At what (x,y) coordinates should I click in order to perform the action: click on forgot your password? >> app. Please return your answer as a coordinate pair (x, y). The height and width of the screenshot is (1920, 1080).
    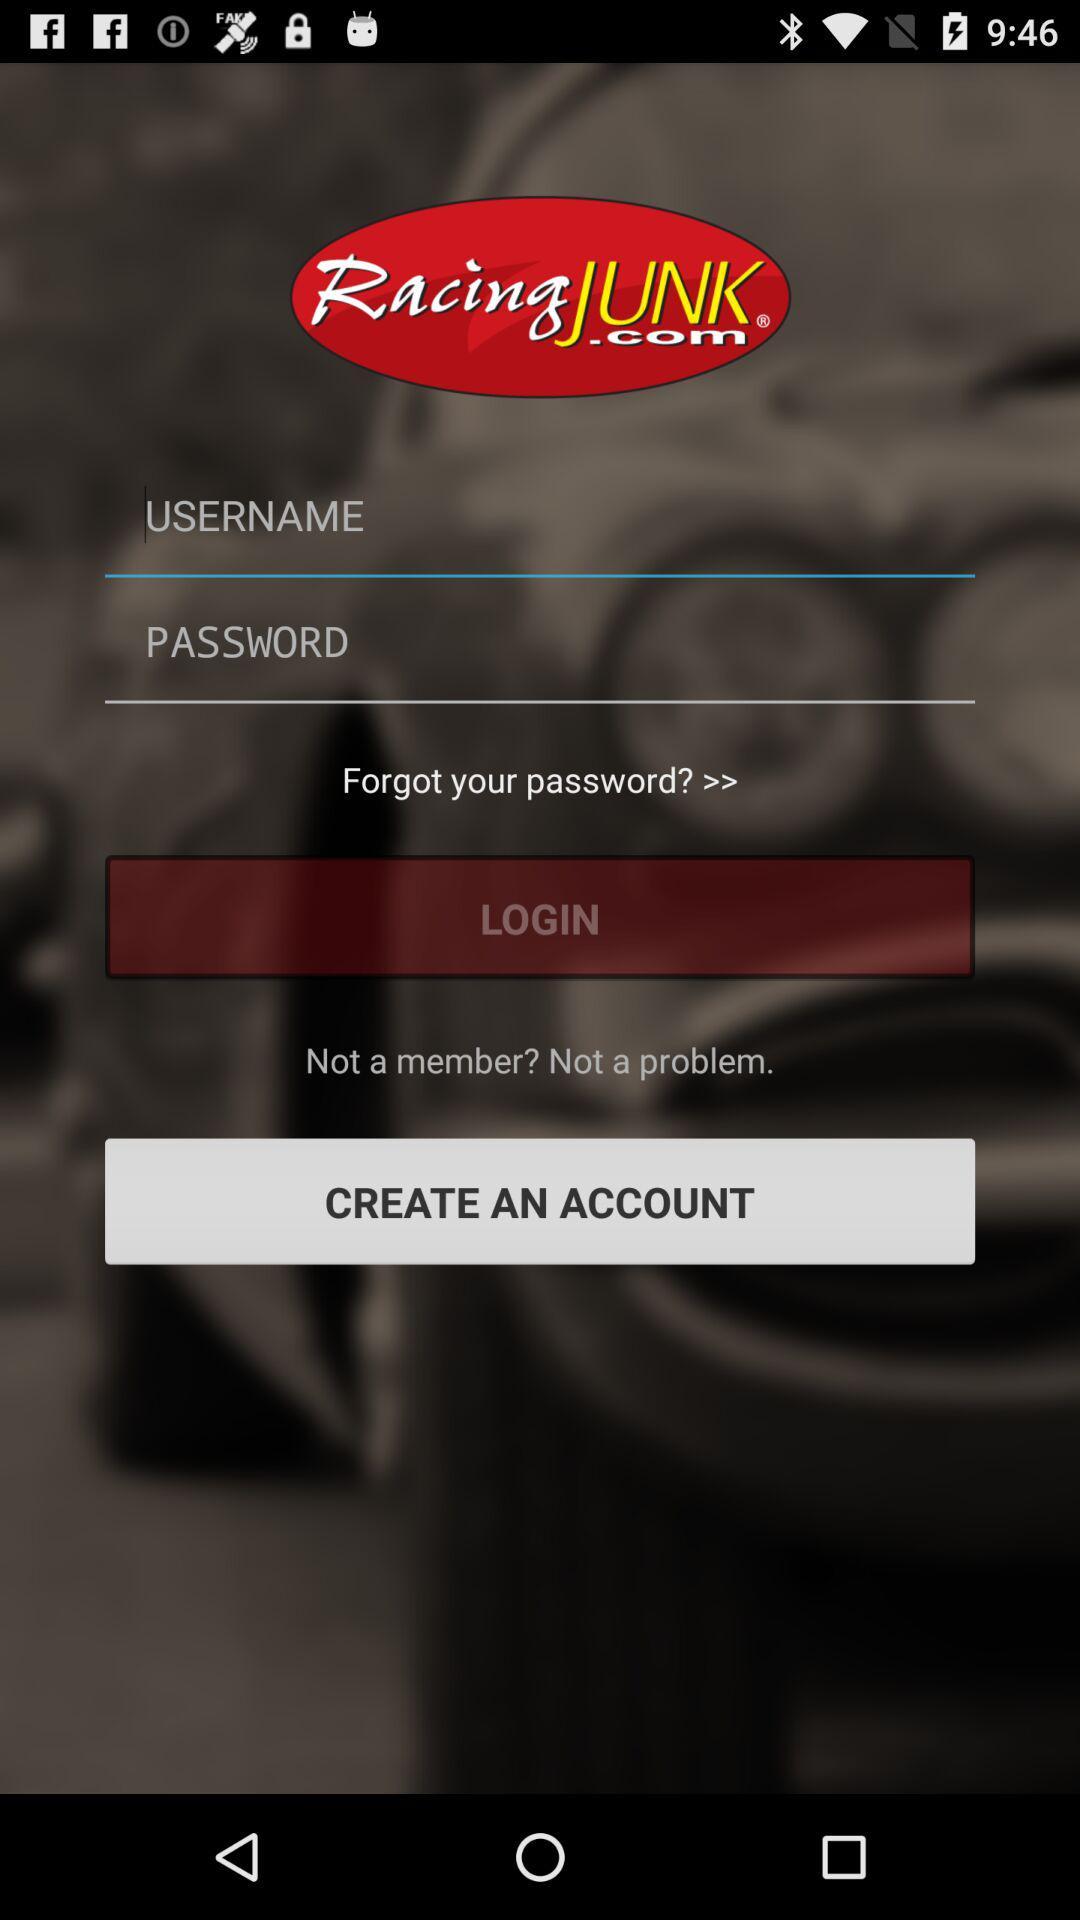
    Looking at the image, I should click on (540, 778).